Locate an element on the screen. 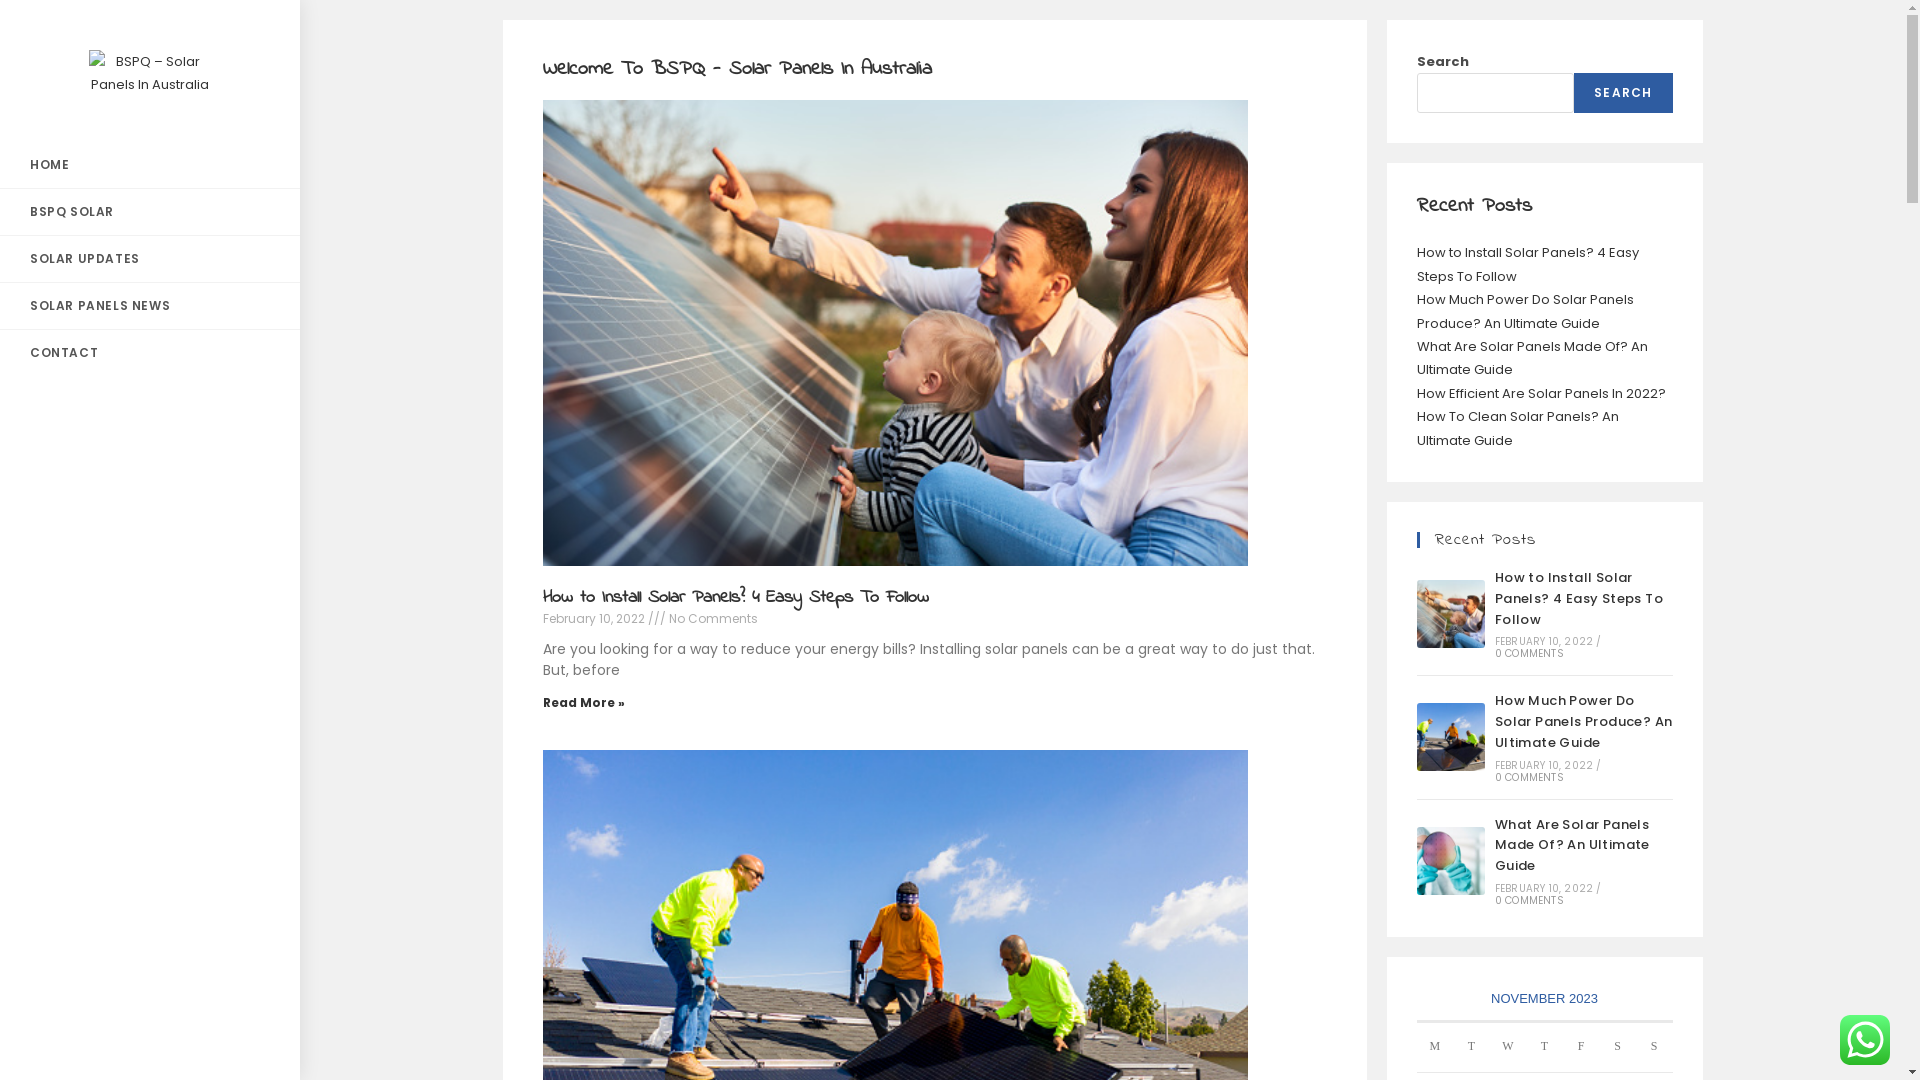 The width and height of the screenshot is (1920, 1080). '0 COMMENTS' is located at coordinates (1494, 653).